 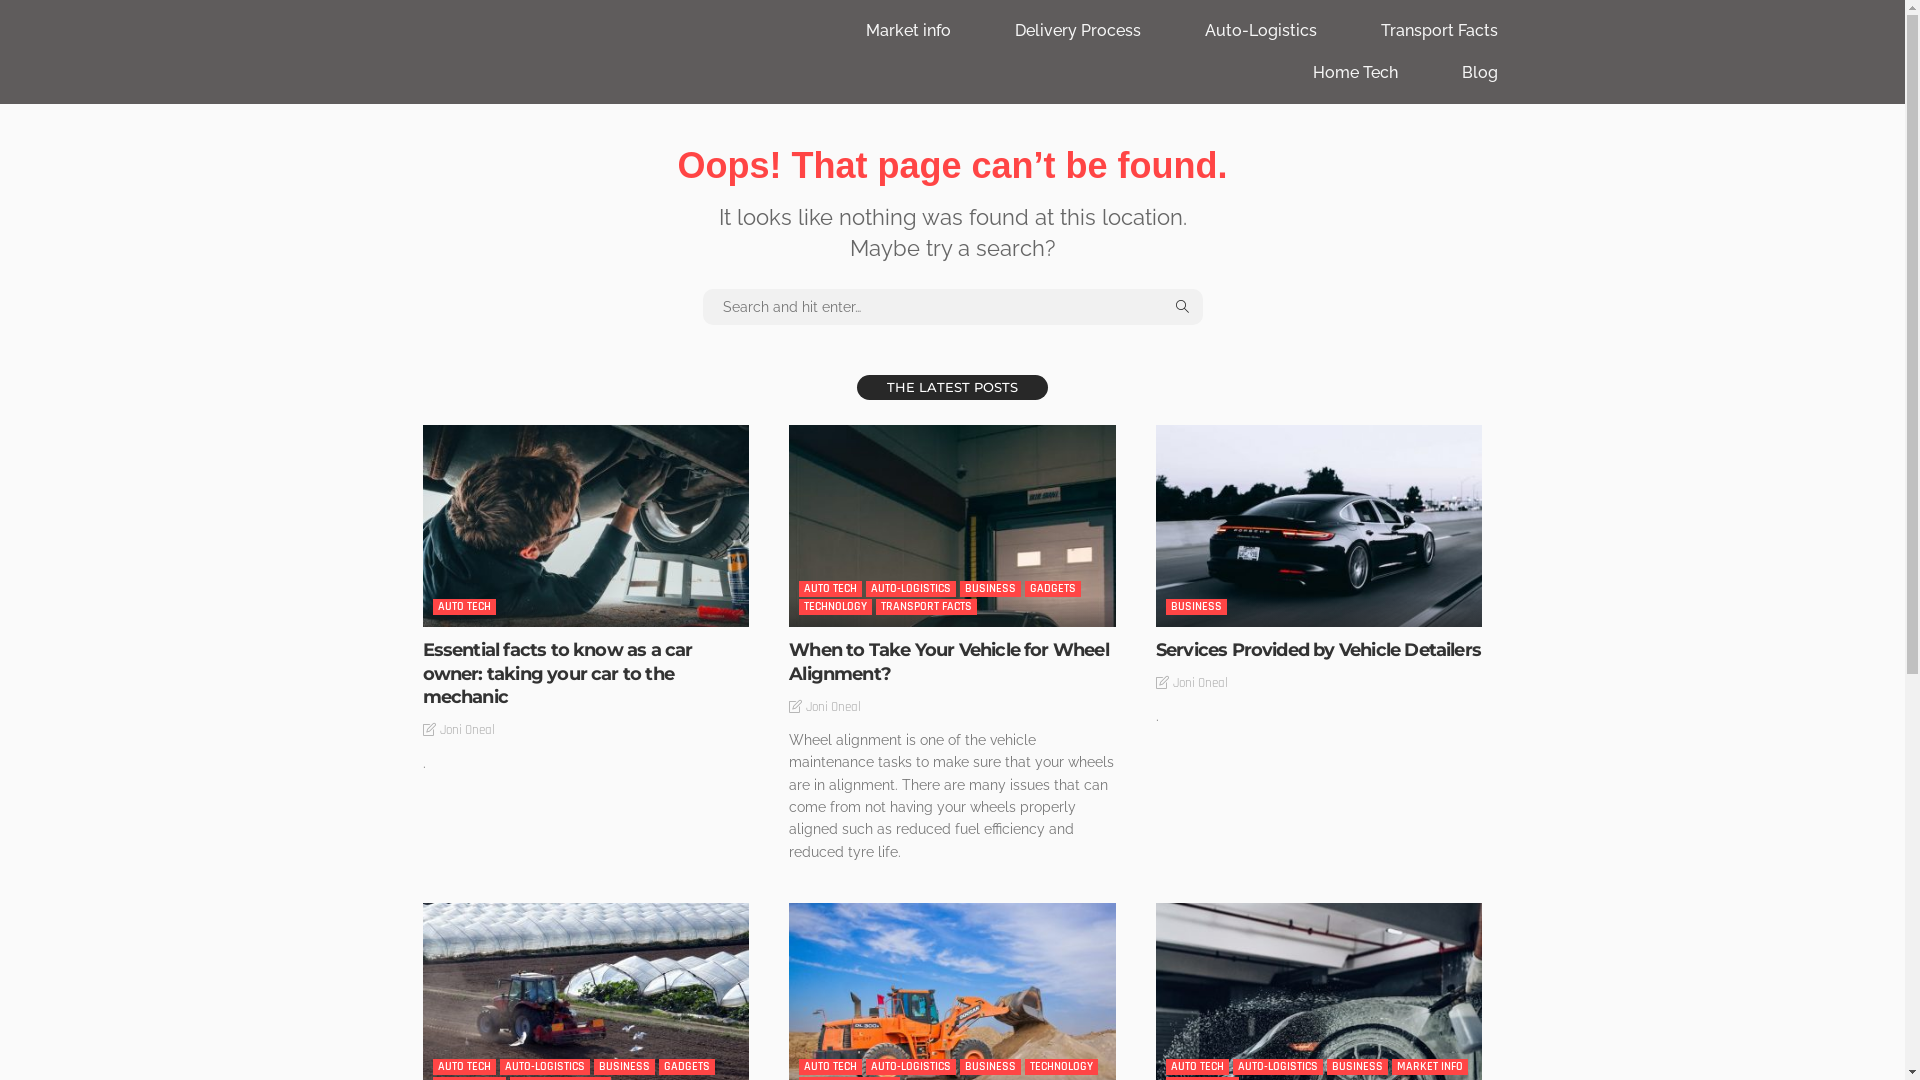 I want to click on 'Transport Facts', so click(x=1349, y=30).